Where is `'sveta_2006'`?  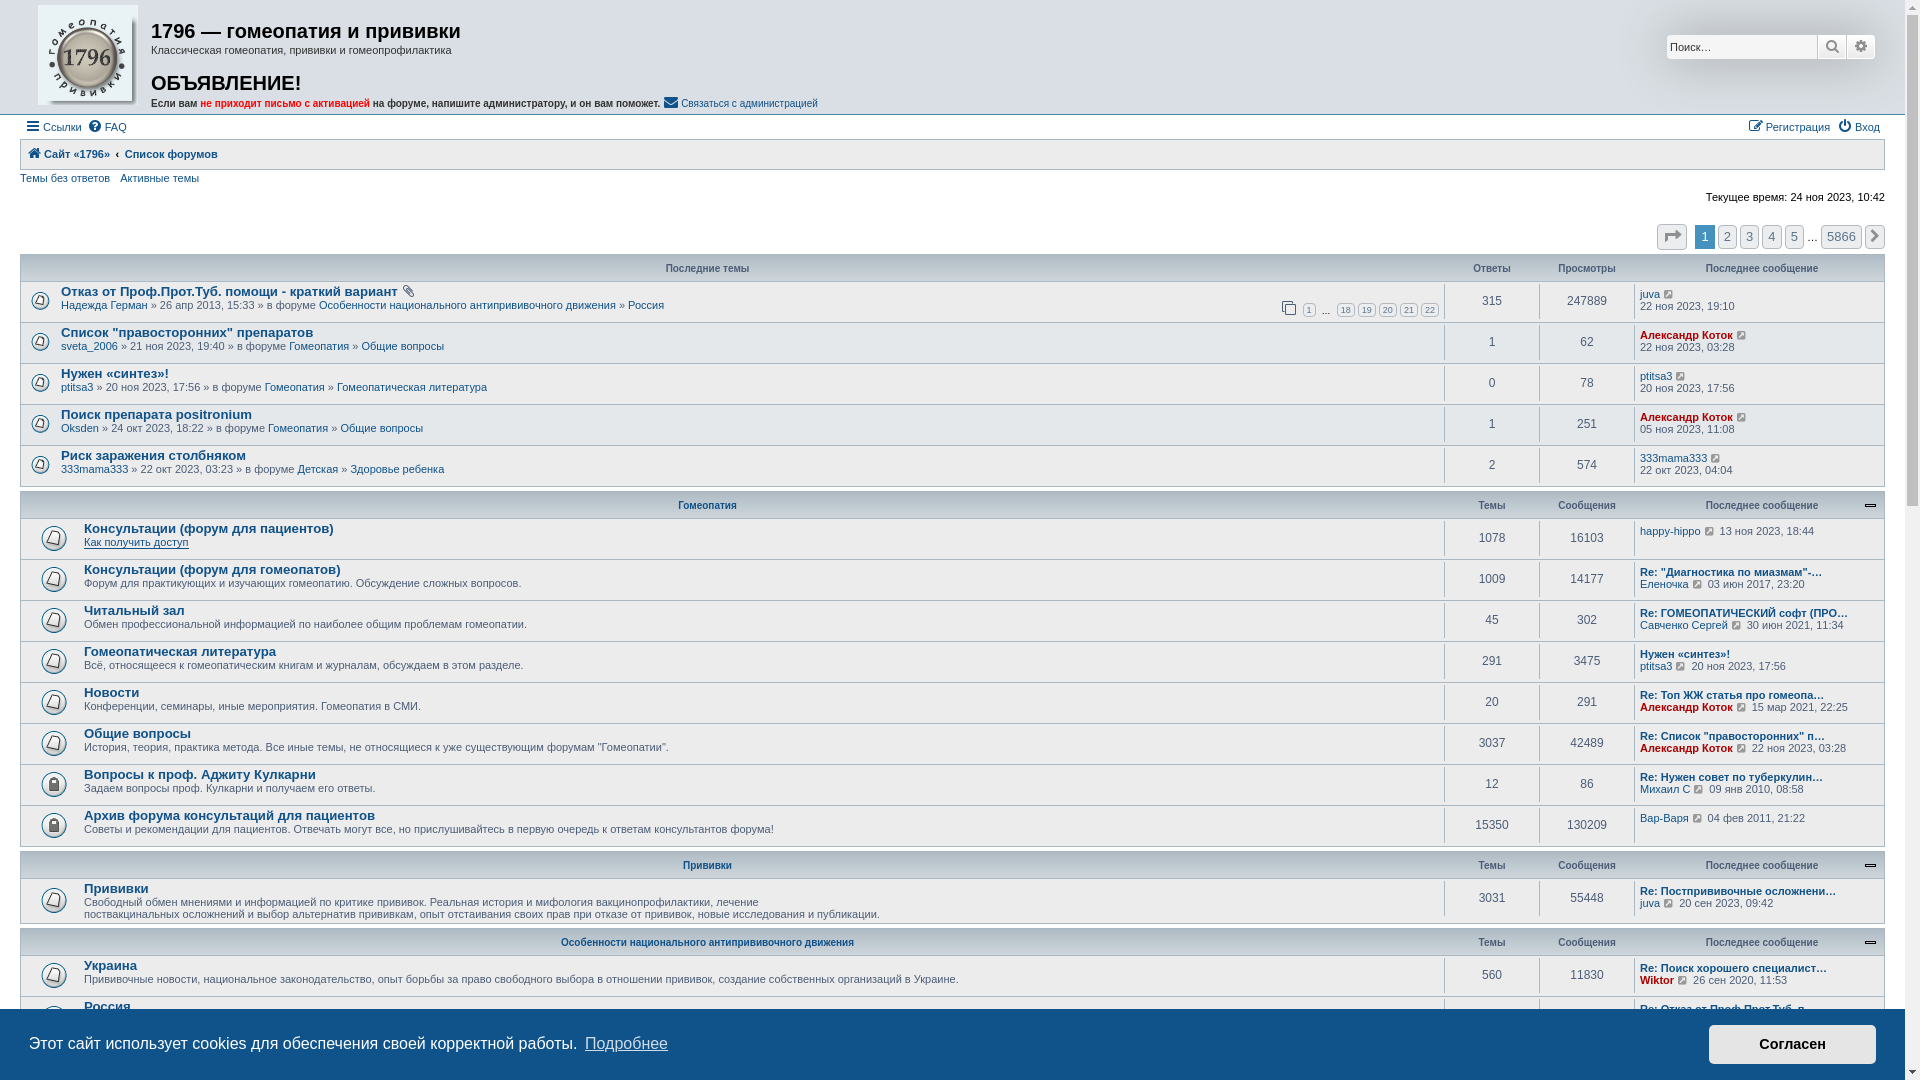
'sveta_2006' is located at coordinates (88, 345).